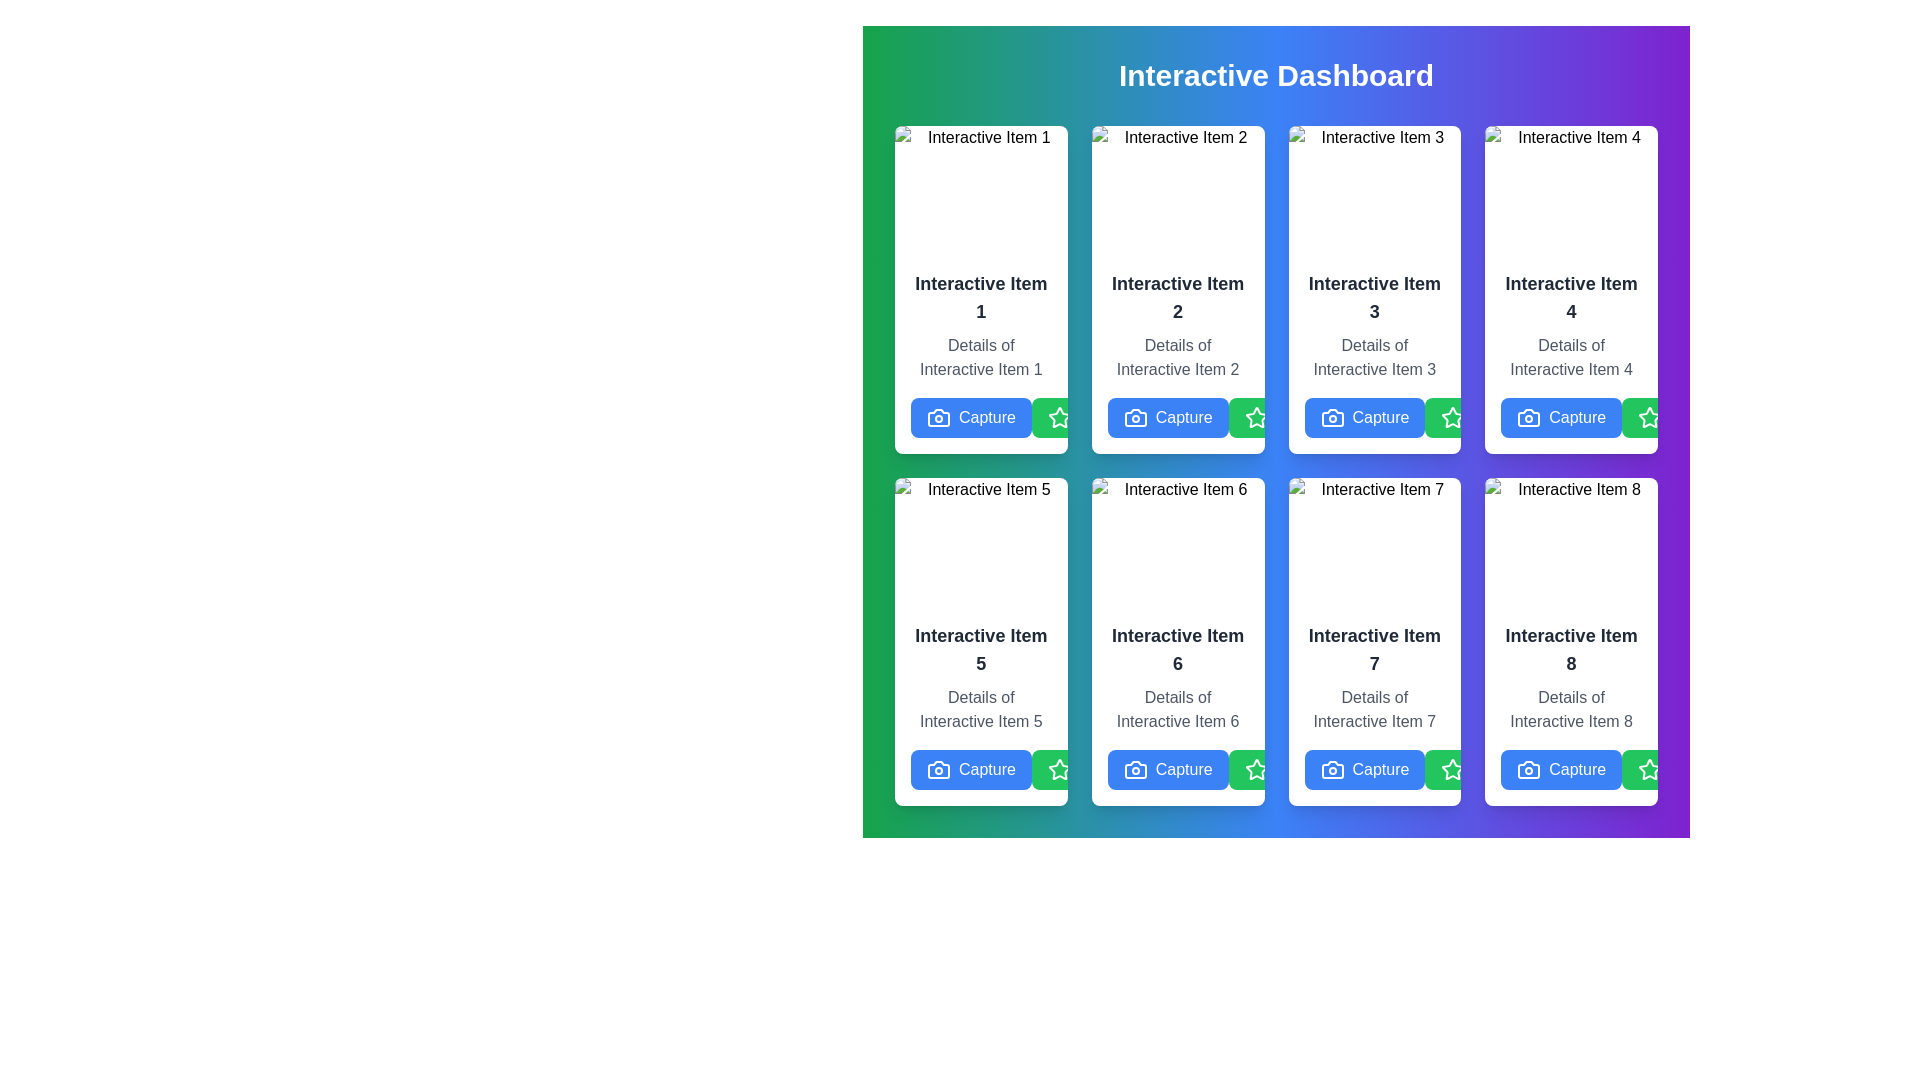 The image size is (1920, 1080). I want to click on the 'Capture' button, which is the first button in the group of three on the interactive card labeled 'Interactive Item 1', so click(971, 416).